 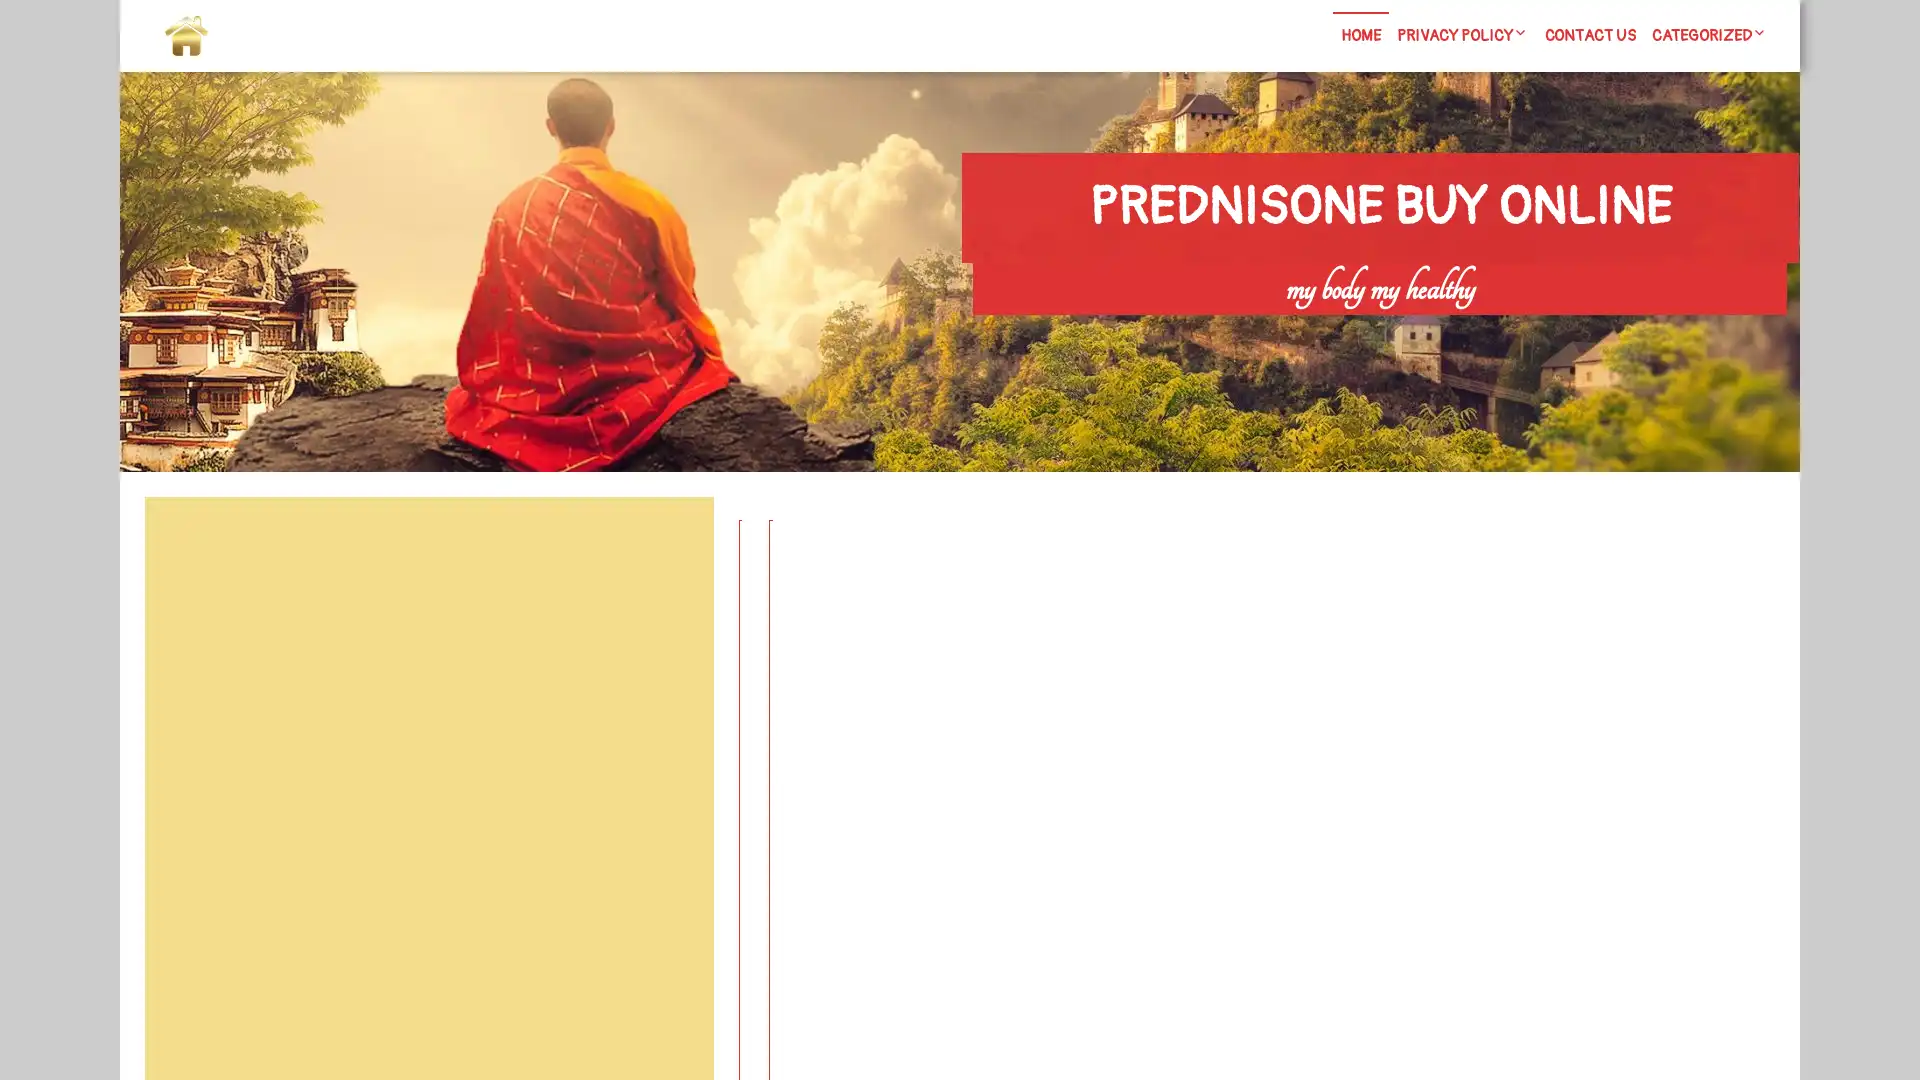 What do you see at coordinates (1557, 327) in the screenshot?
I see `Search` at bounding box center [1557, 327].